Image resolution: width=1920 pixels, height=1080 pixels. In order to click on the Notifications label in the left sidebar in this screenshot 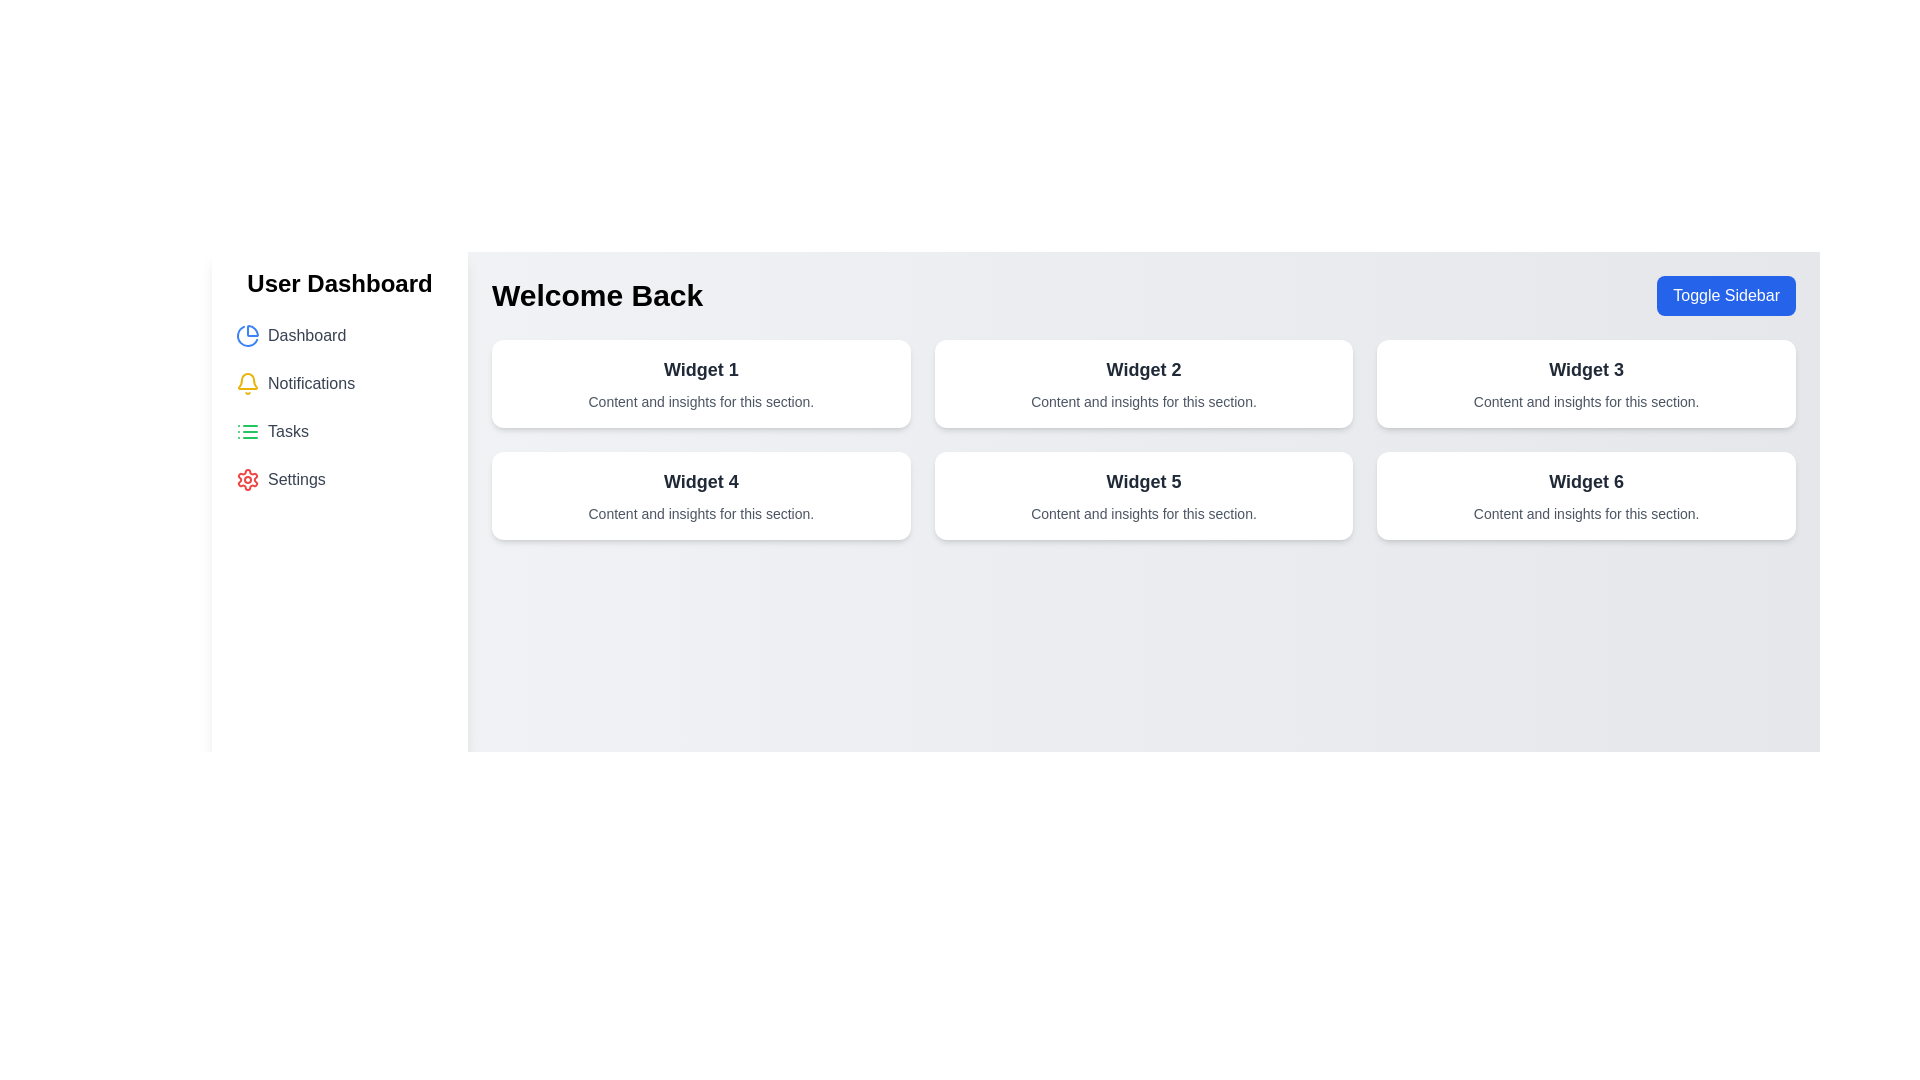, I will do `click(310, 384)`.